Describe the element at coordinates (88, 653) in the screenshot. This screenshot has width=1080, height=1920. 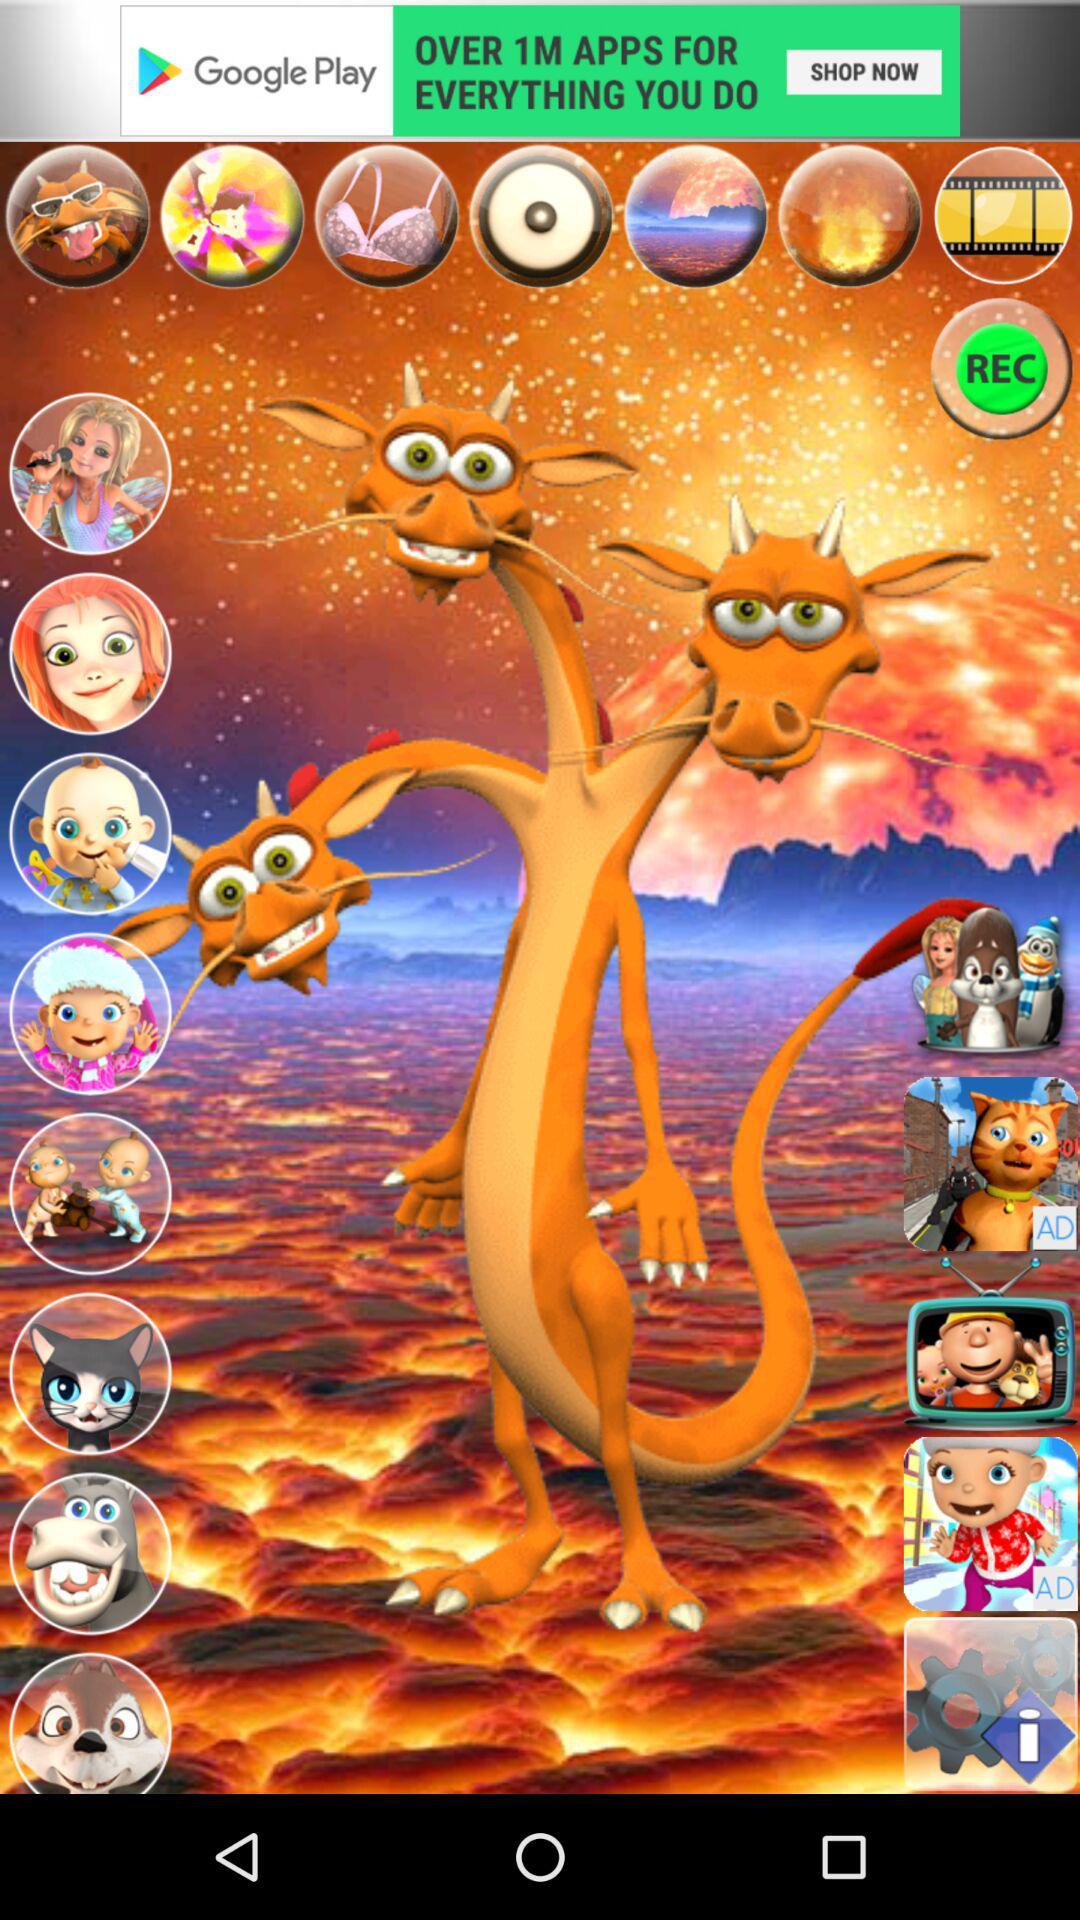
I see `choose an avatar` at that location.